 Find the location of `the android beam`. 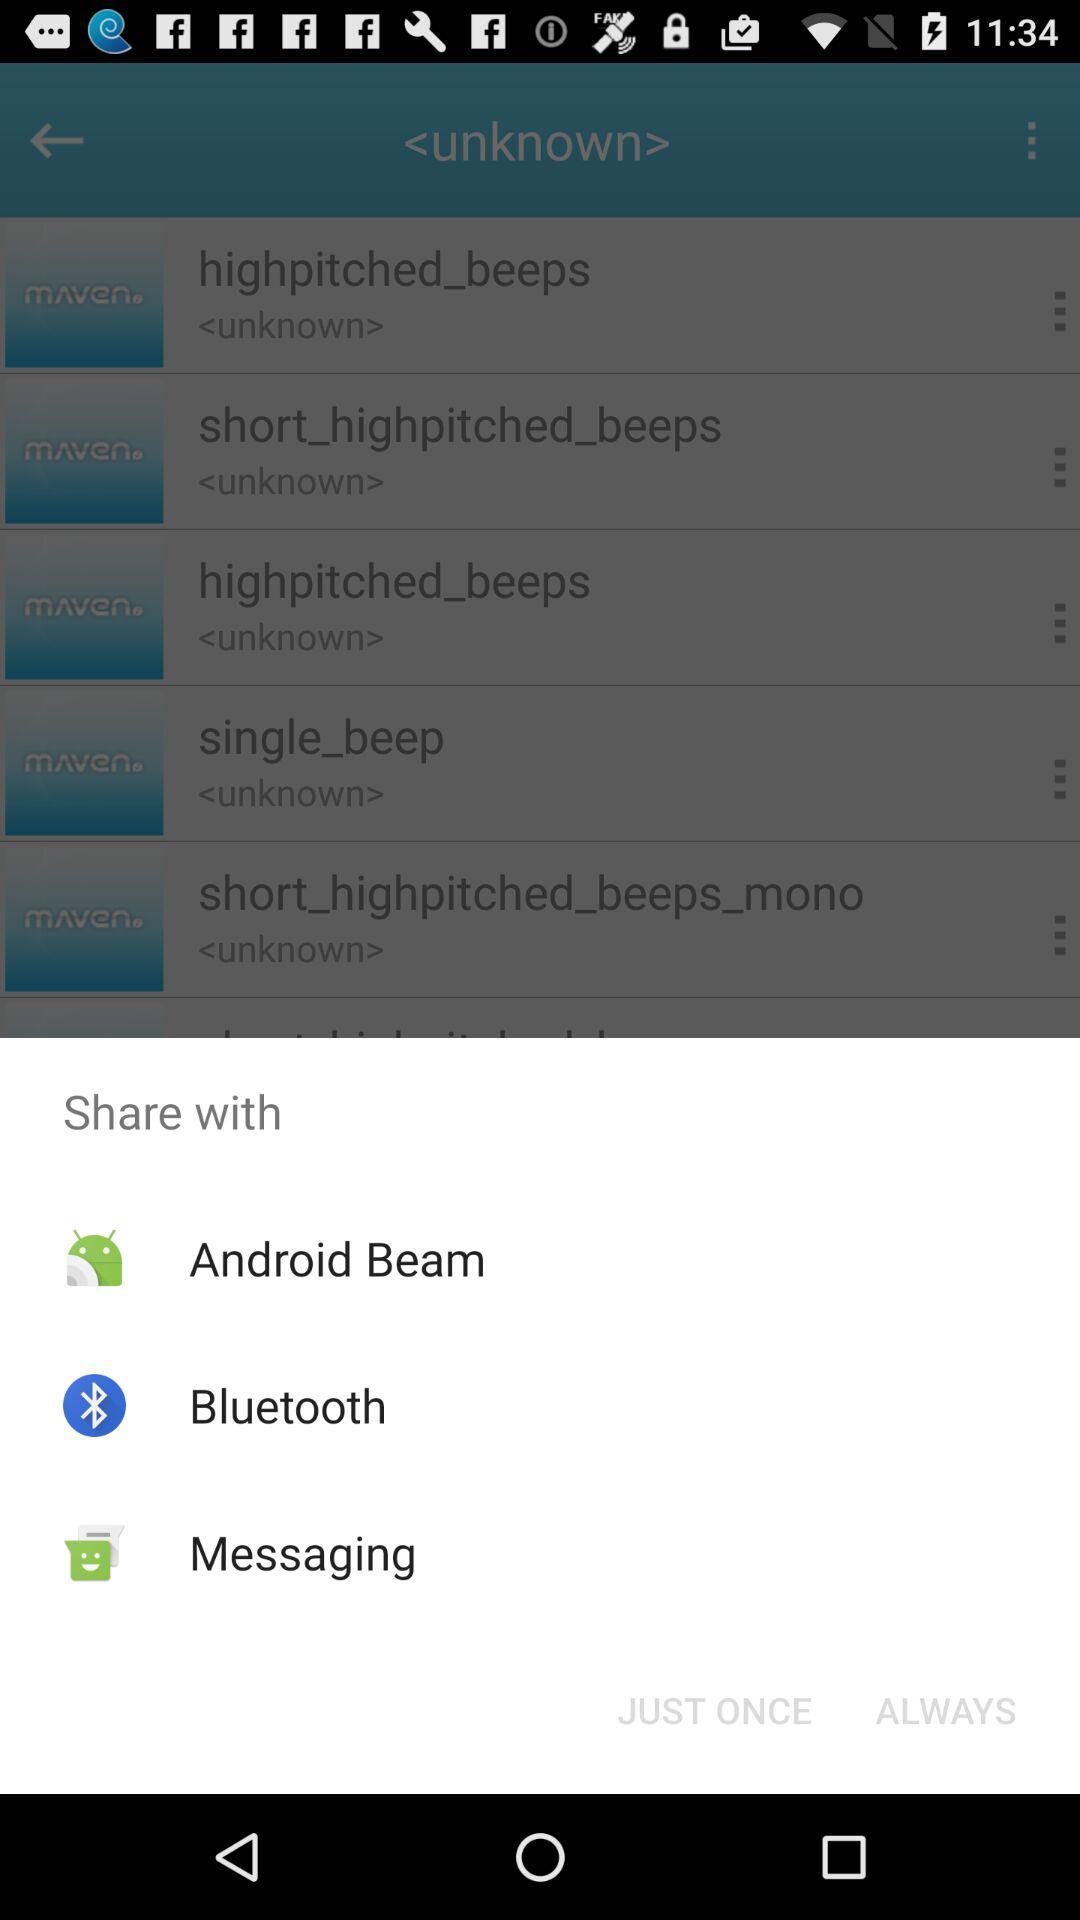

the android beam is located at coordinates (336, 1257).